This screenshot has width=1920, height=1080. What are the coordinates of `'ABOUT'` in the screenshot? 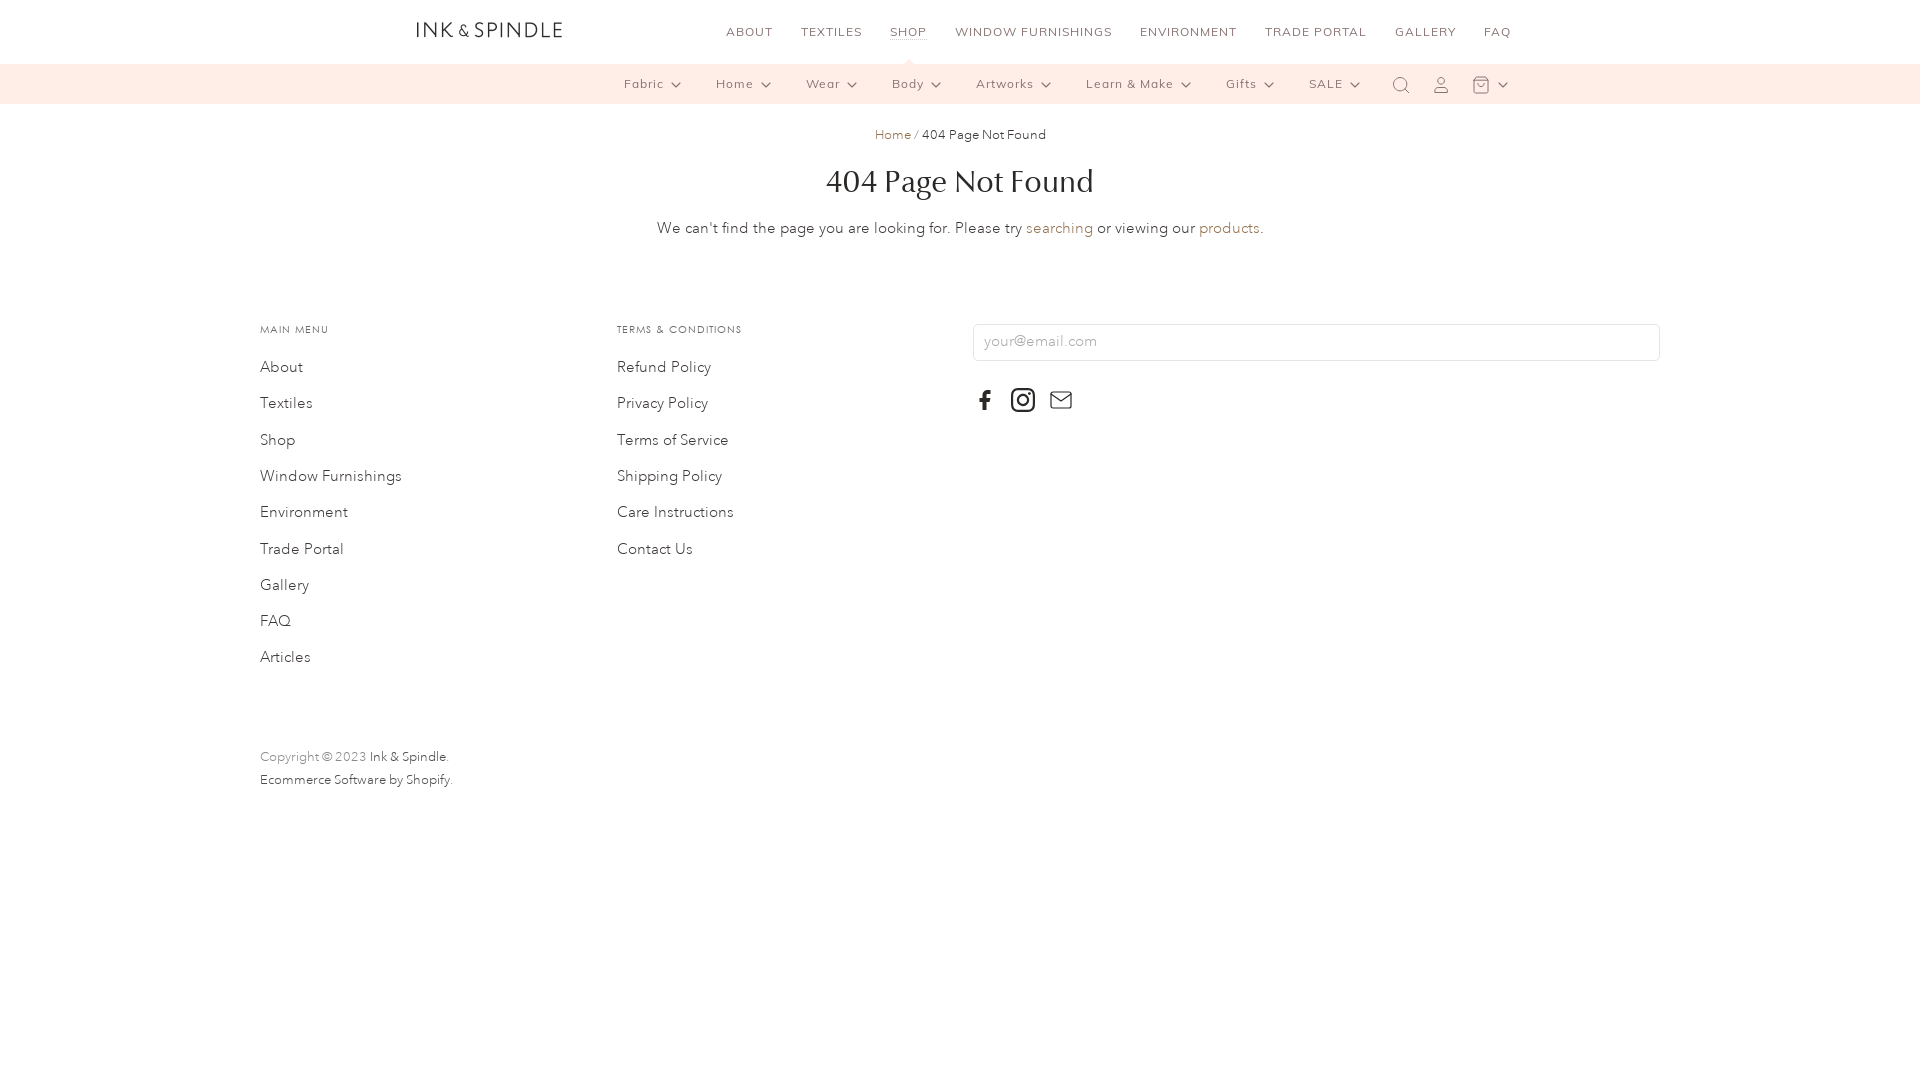 It's located at (714, 31).